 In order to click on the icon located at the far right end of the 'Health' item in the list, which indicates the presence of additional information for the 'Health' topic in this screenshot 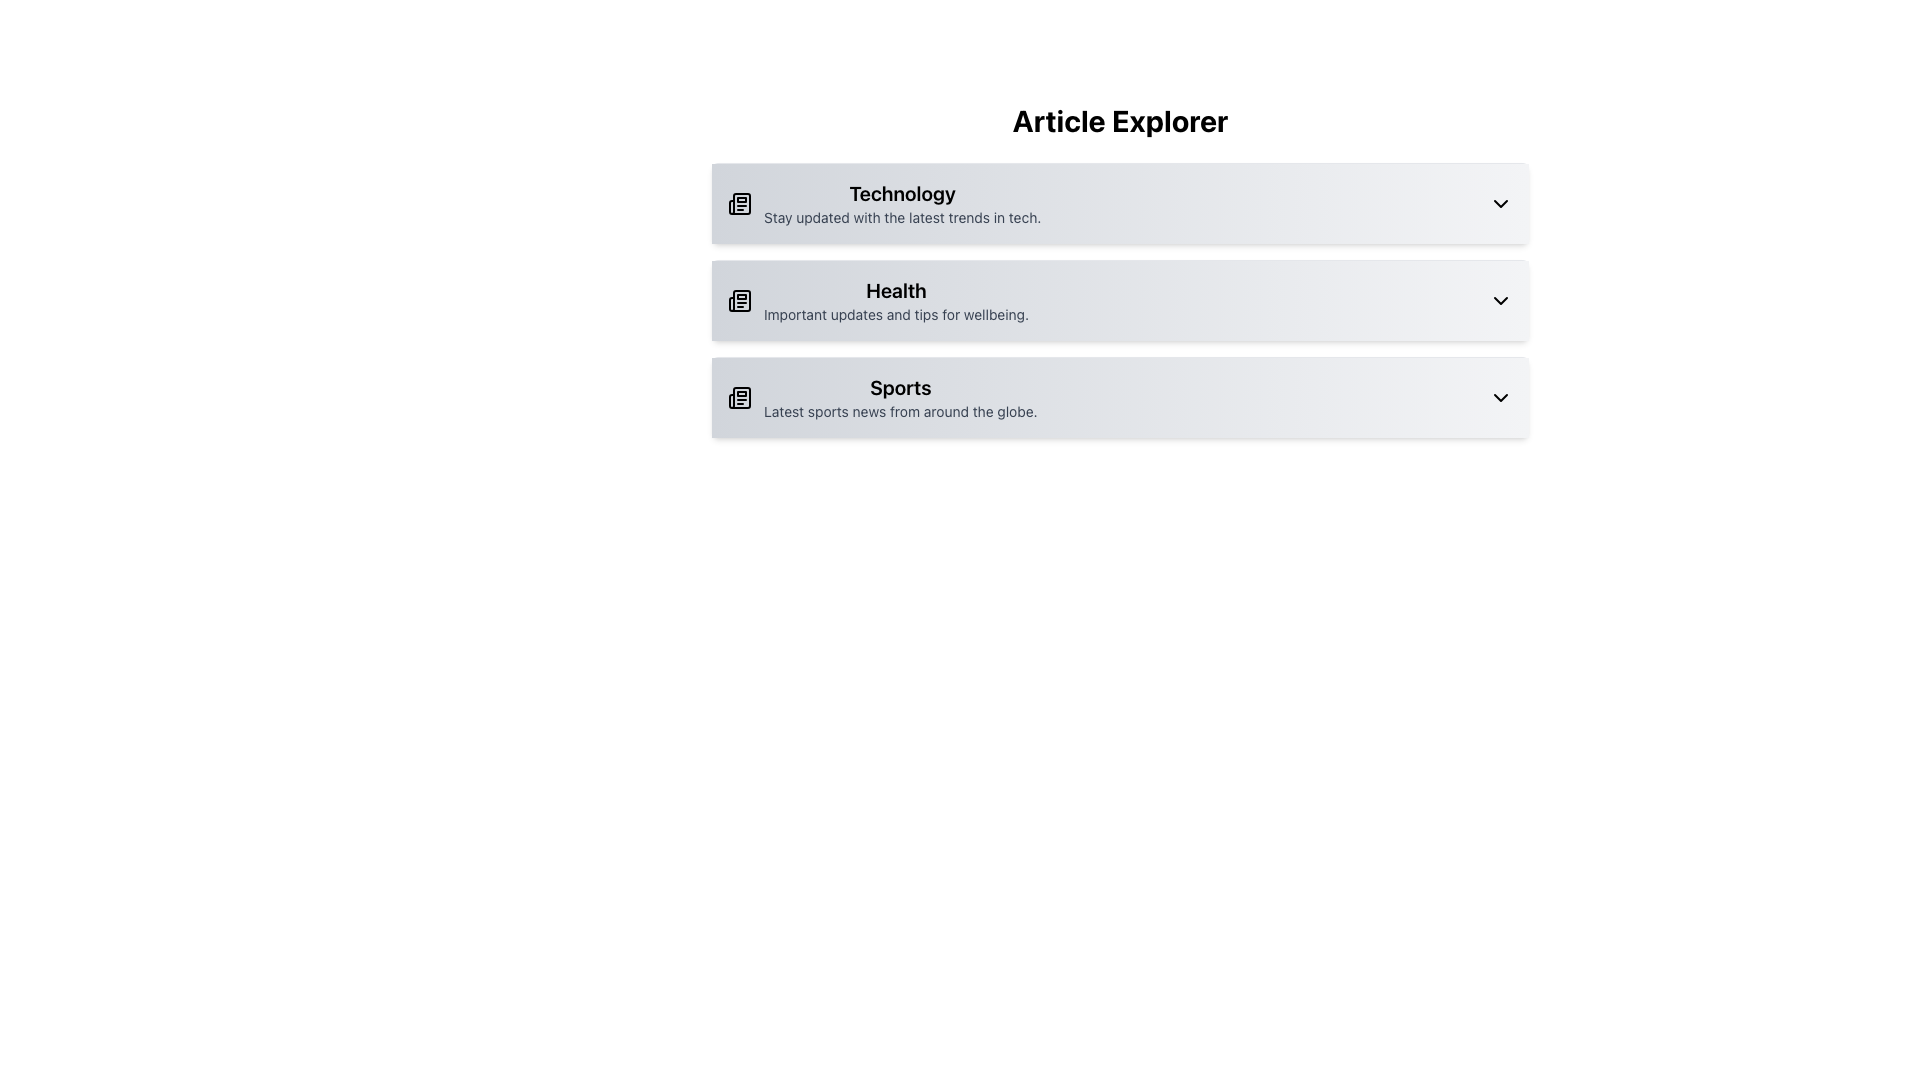, I will do `click(1501, 300)`.